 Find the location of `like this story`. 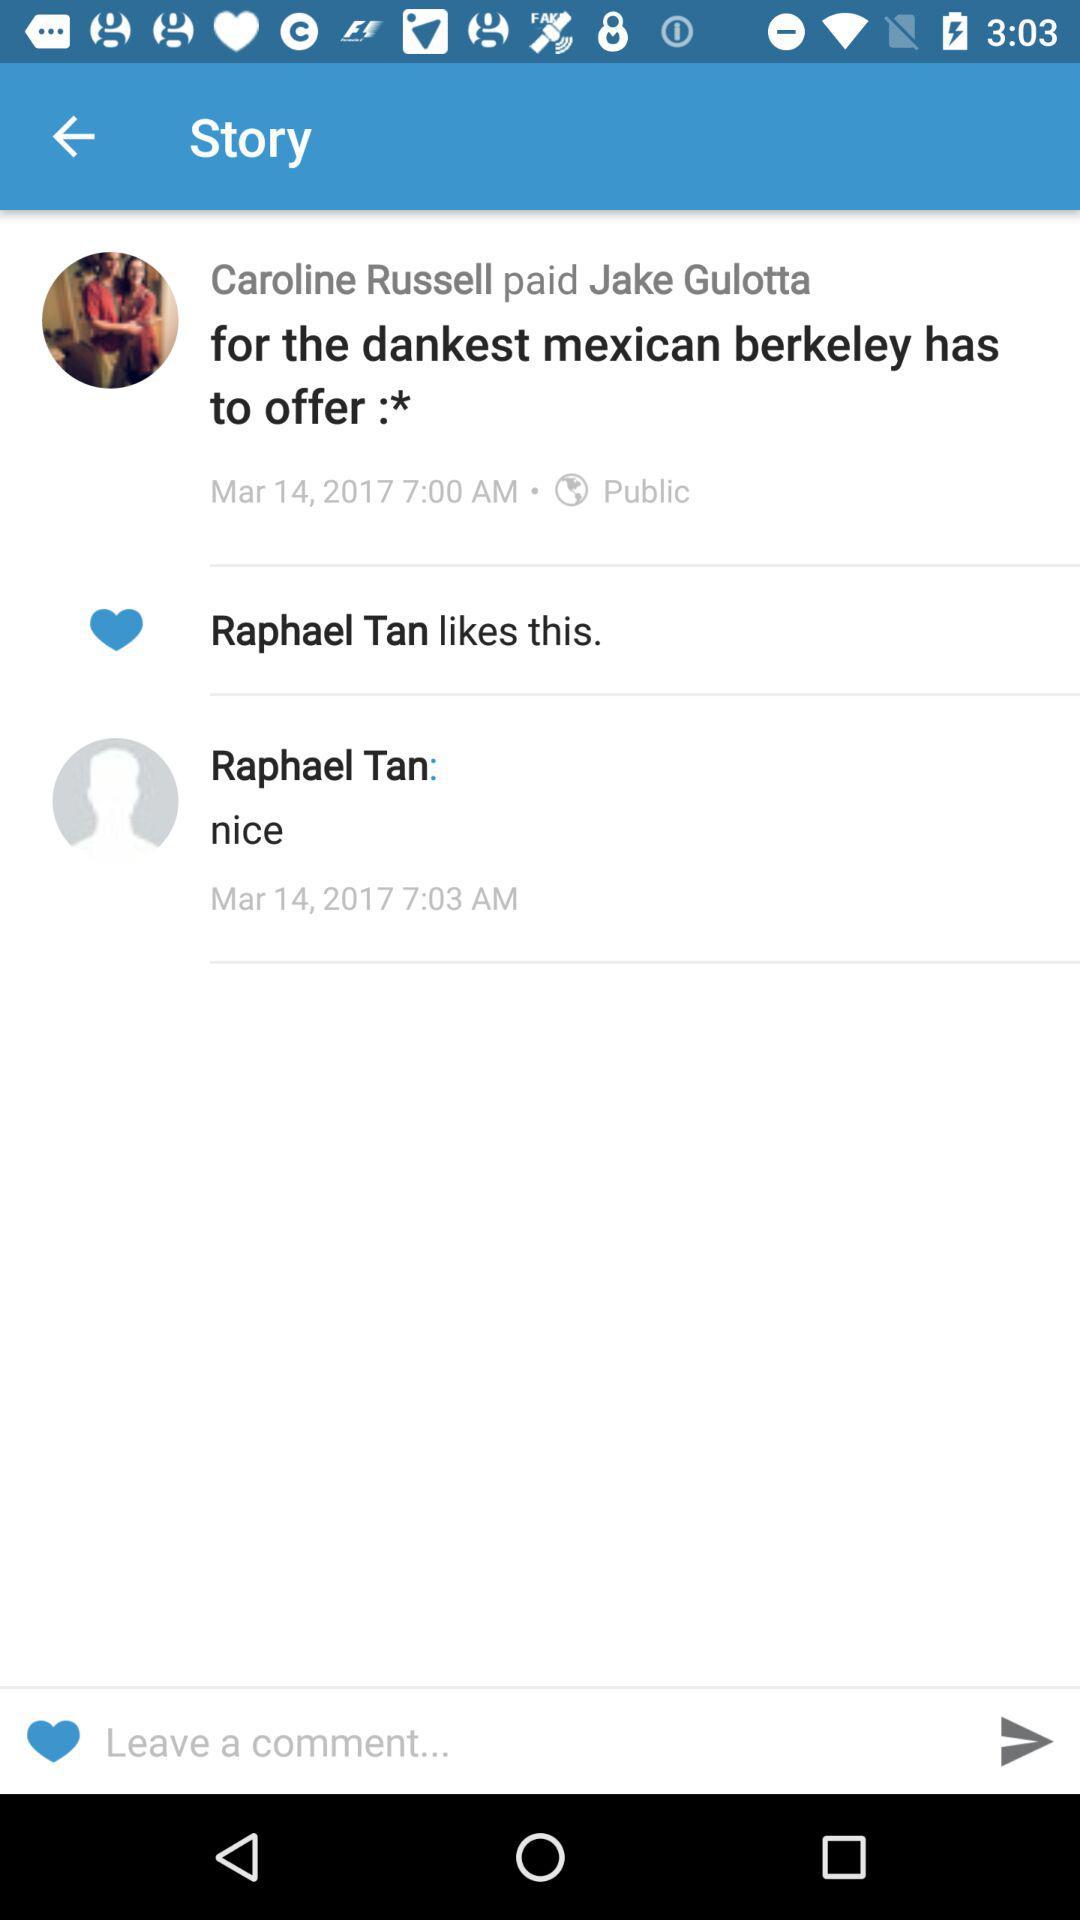

like this story is located at coordinates (51, 1740).